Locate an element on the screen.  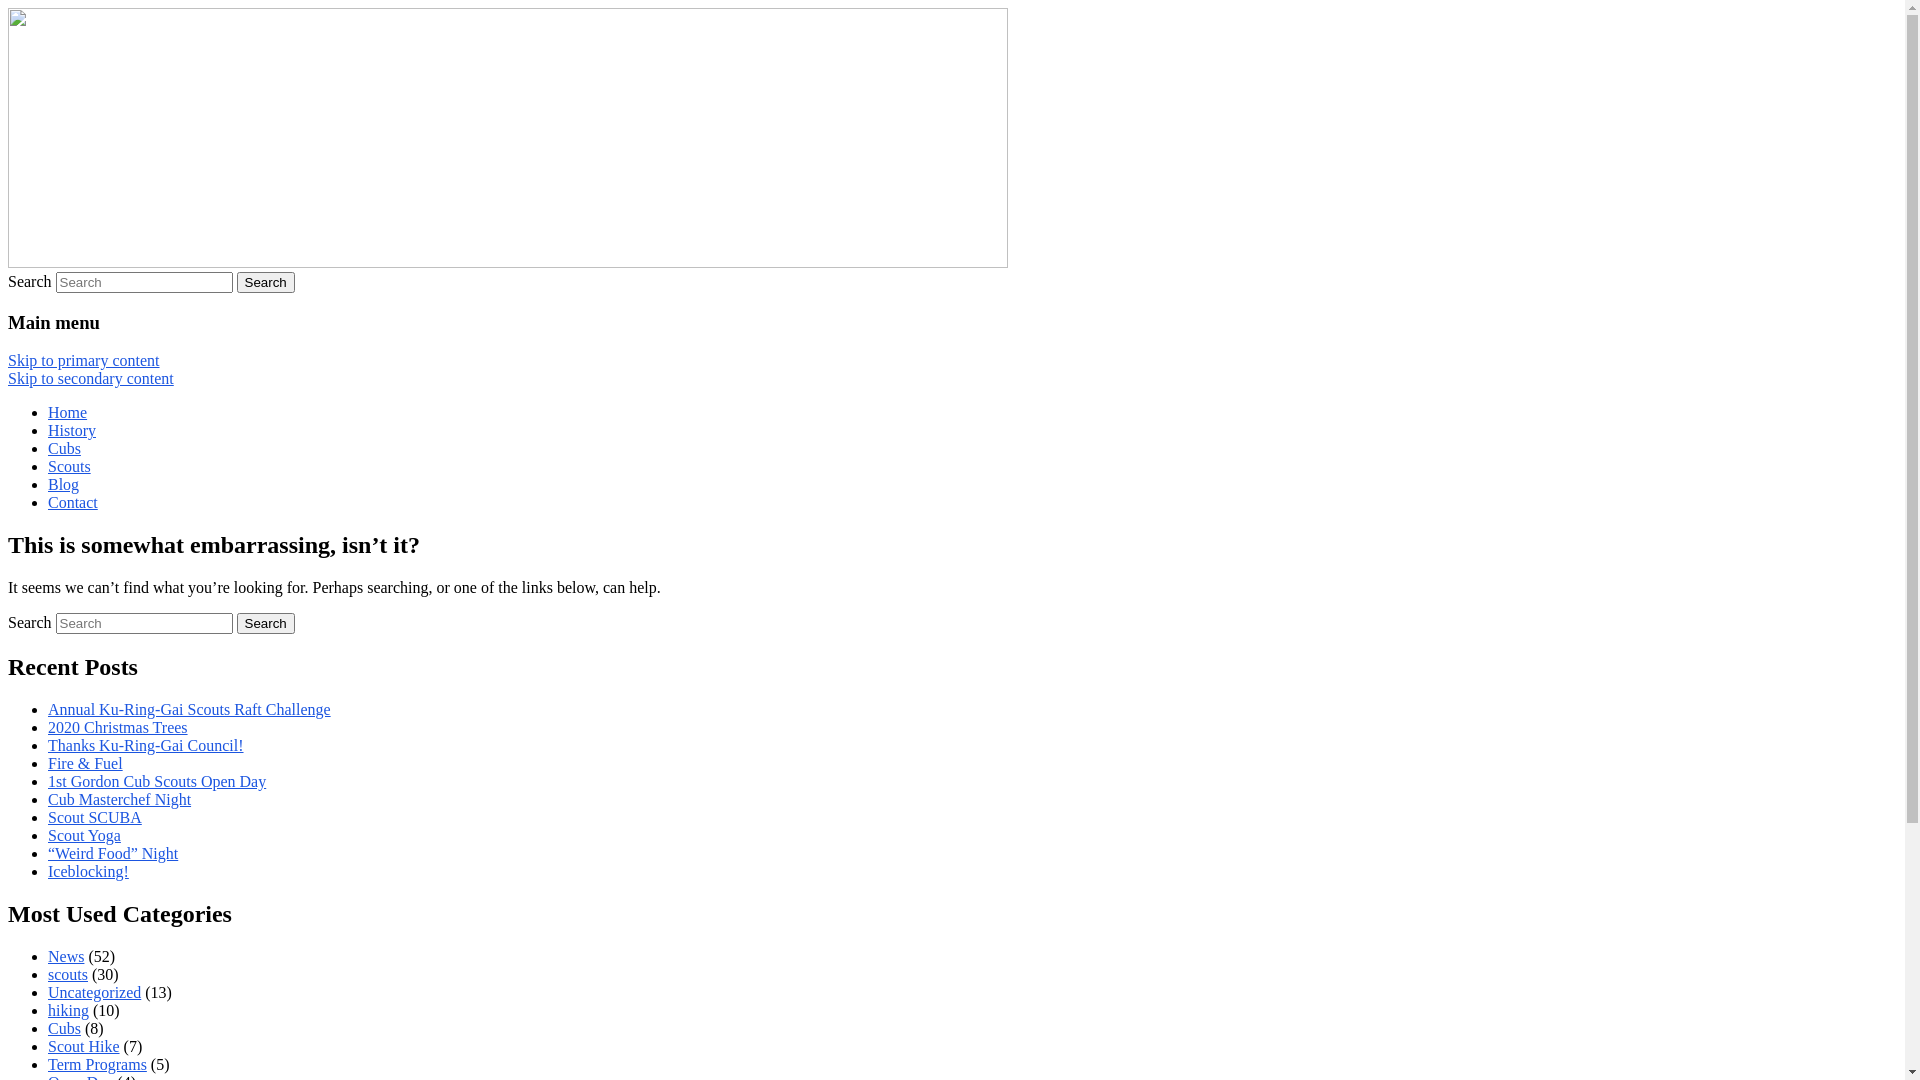
'hiking' is located at coordinates (48, 1010).